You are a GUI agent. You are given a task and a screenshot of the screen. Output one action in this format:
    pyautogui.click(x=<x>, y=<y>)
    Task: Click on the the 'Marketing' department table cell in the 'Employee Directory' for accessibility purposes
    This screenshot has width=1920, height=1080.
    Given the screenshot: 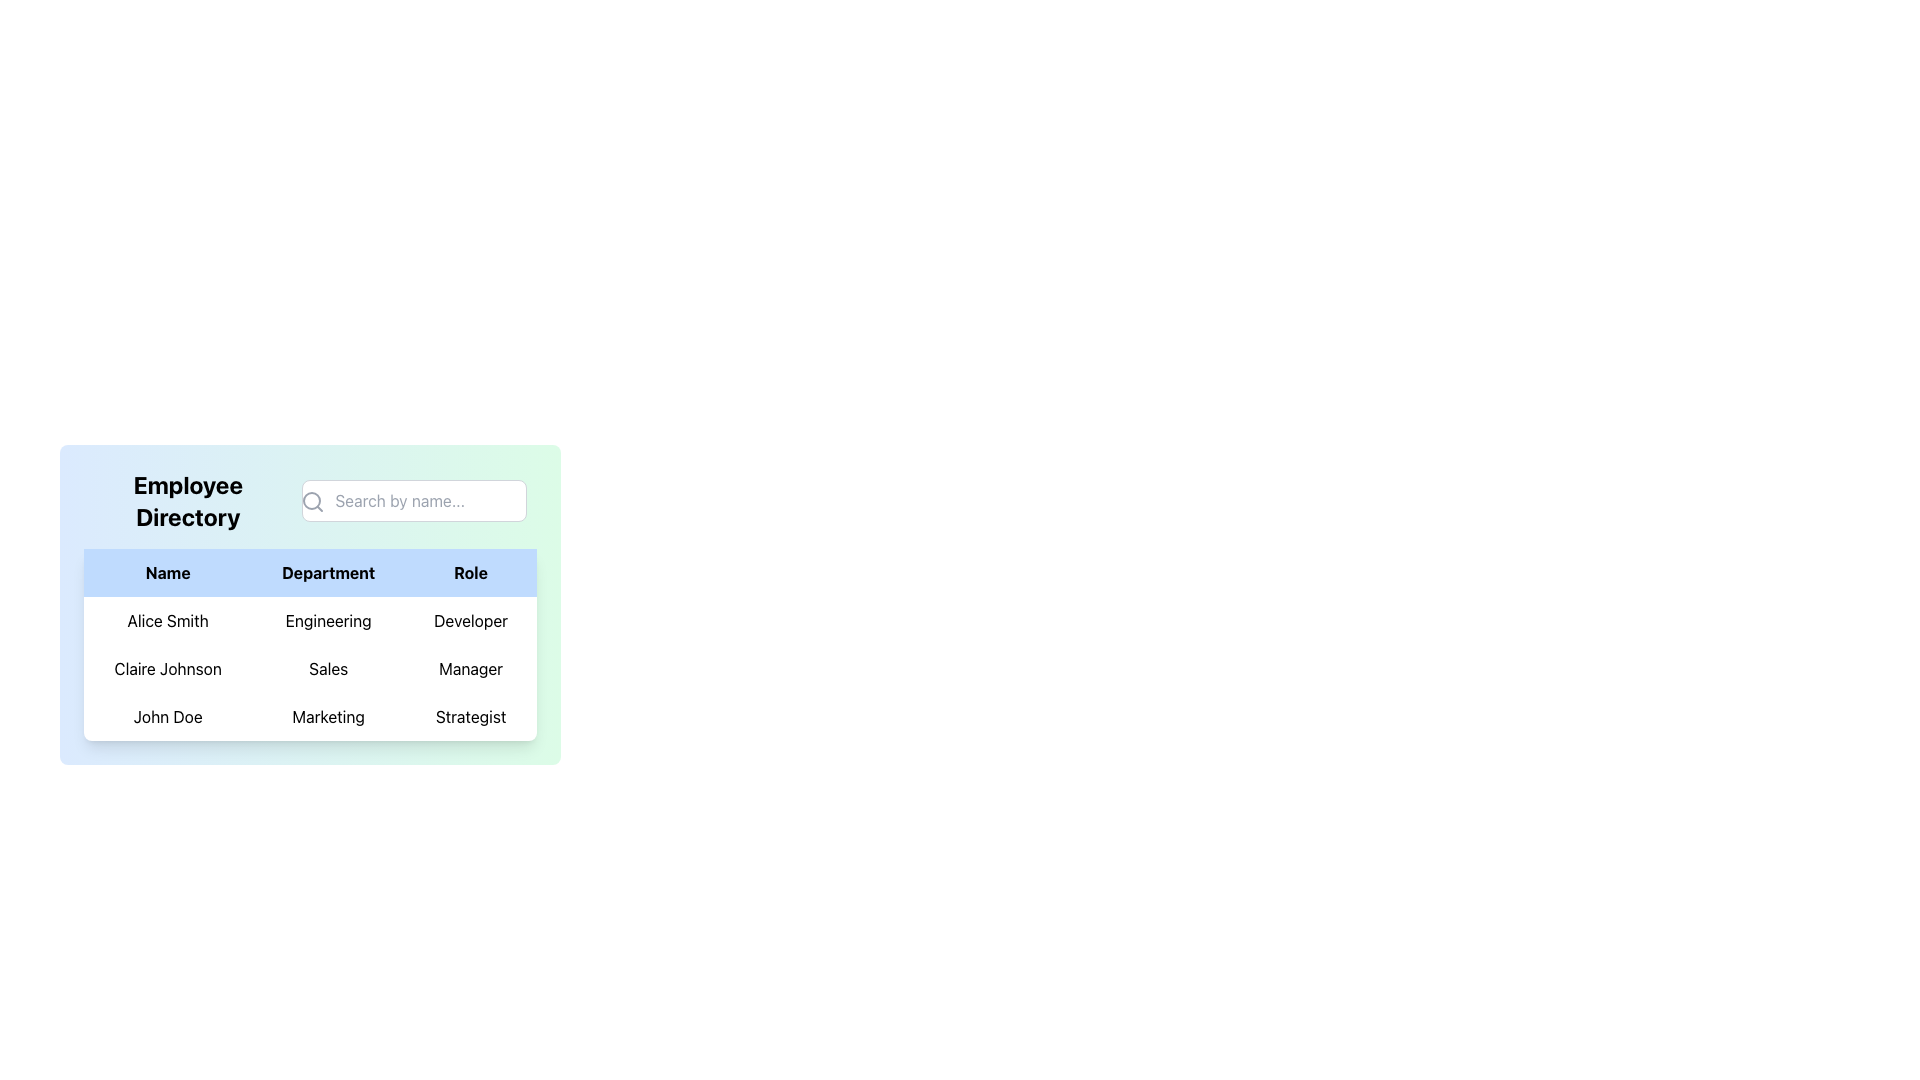 What is the action you would take?
    pyautogui.click(x=328, y=716)
    